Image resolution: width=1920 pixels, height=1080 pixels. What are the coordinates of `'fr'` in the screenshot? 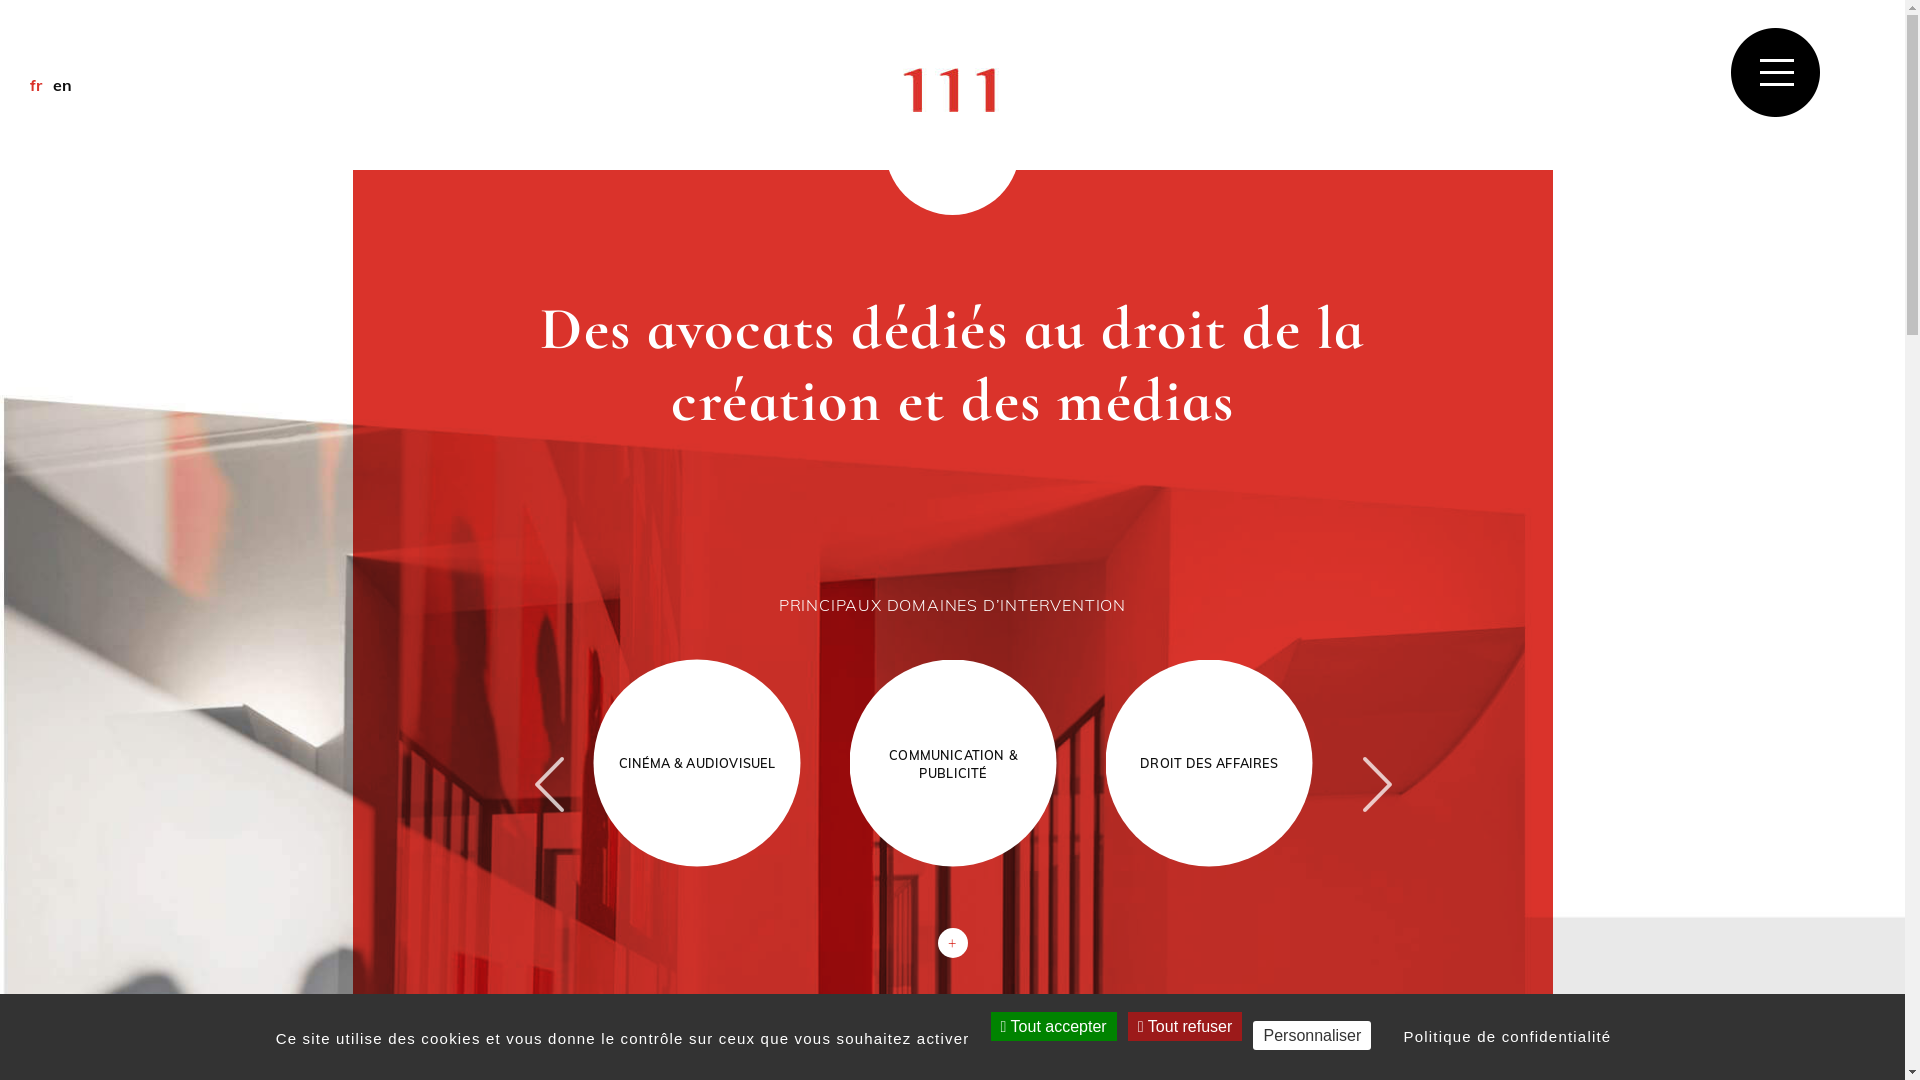 It's located at (36, 83).